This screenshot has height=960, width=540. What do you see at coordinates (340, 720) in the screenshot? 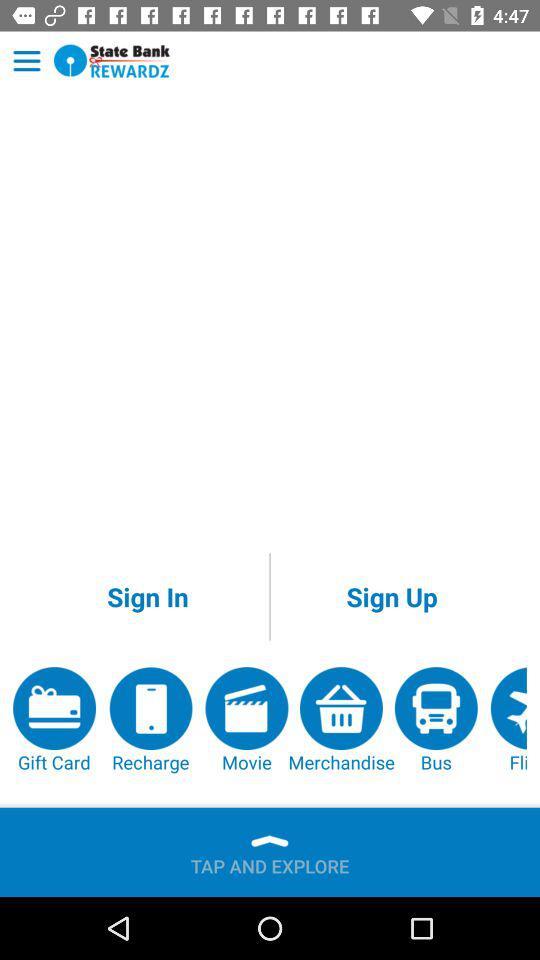
I see `the item above the tap and explore icon` at bounding box center [340, 720].